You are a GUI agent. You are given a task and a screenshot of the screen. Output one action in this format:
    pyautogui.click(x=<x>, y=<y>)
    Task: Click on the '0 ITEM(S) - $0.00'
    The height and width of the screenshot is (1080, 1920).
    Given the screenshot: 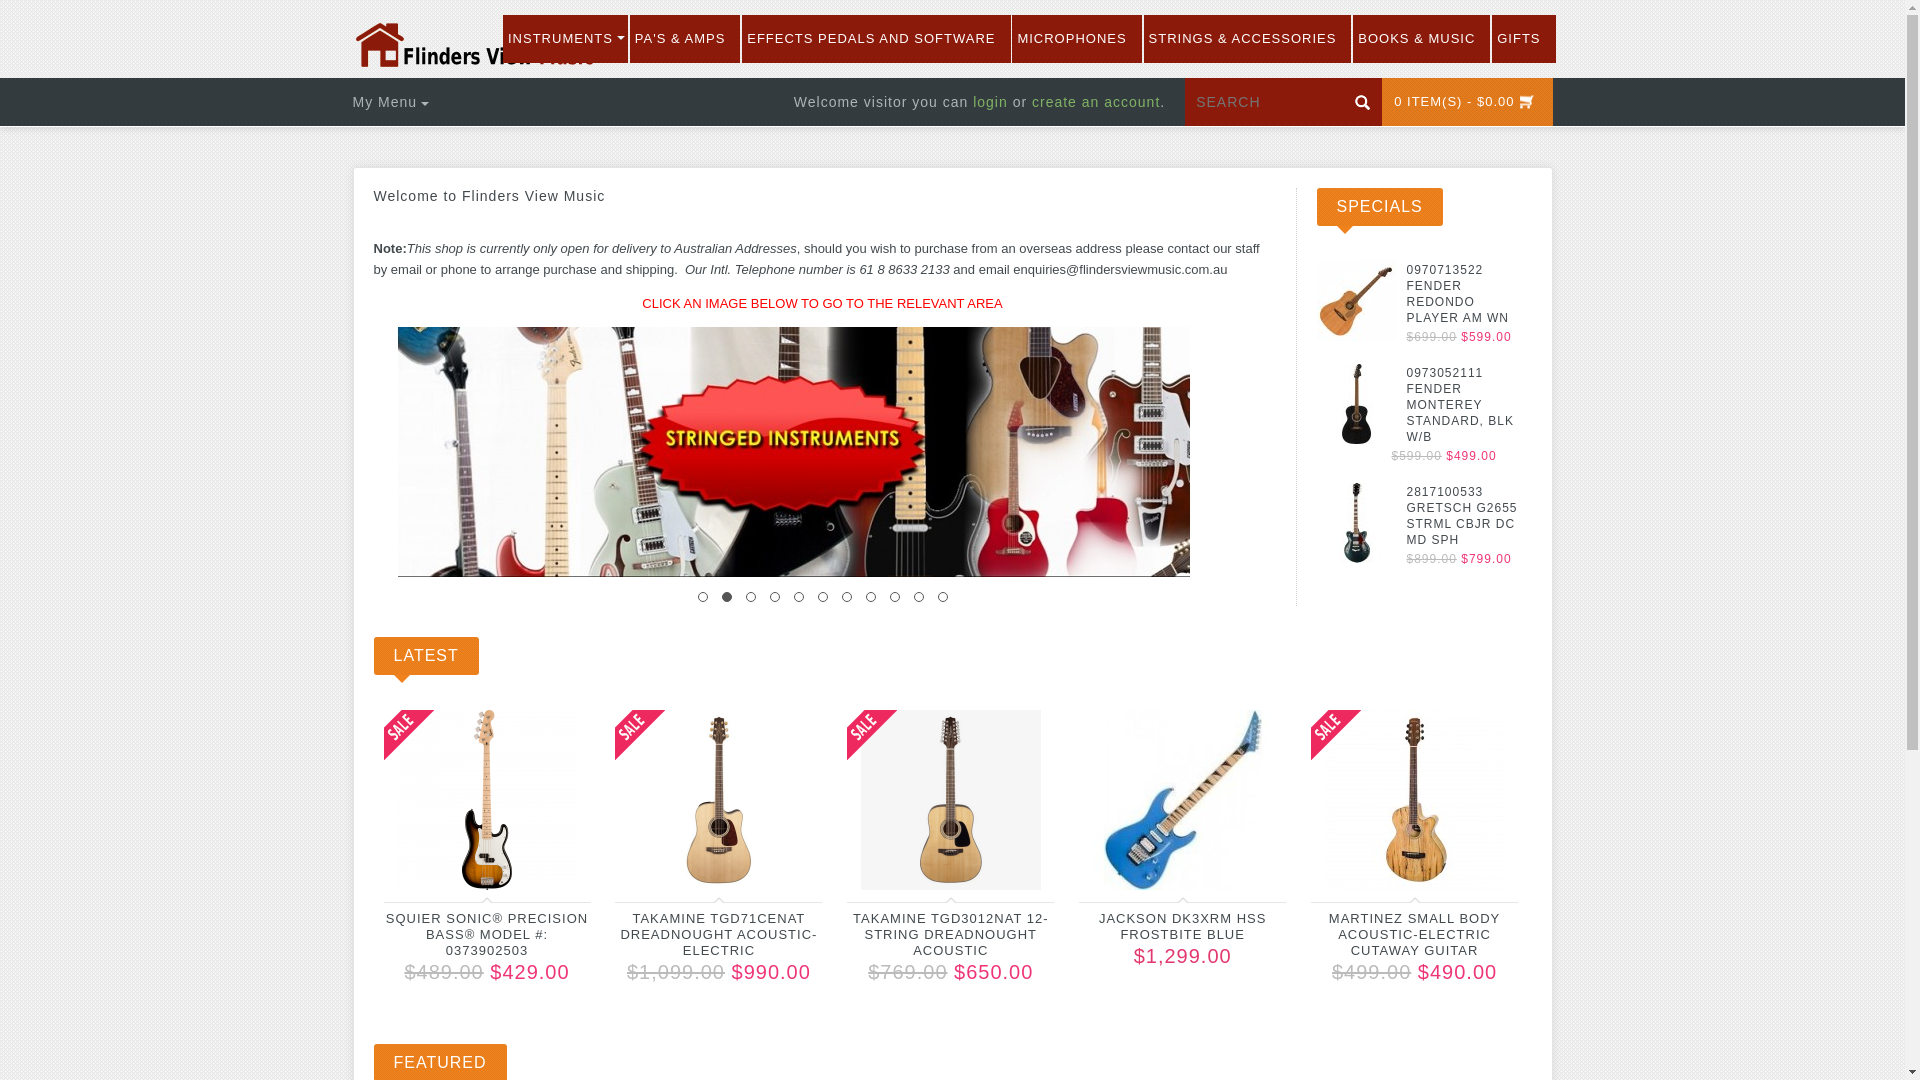 What is the action you would take?
    pyautogui.click(x=1467, y=101)
    